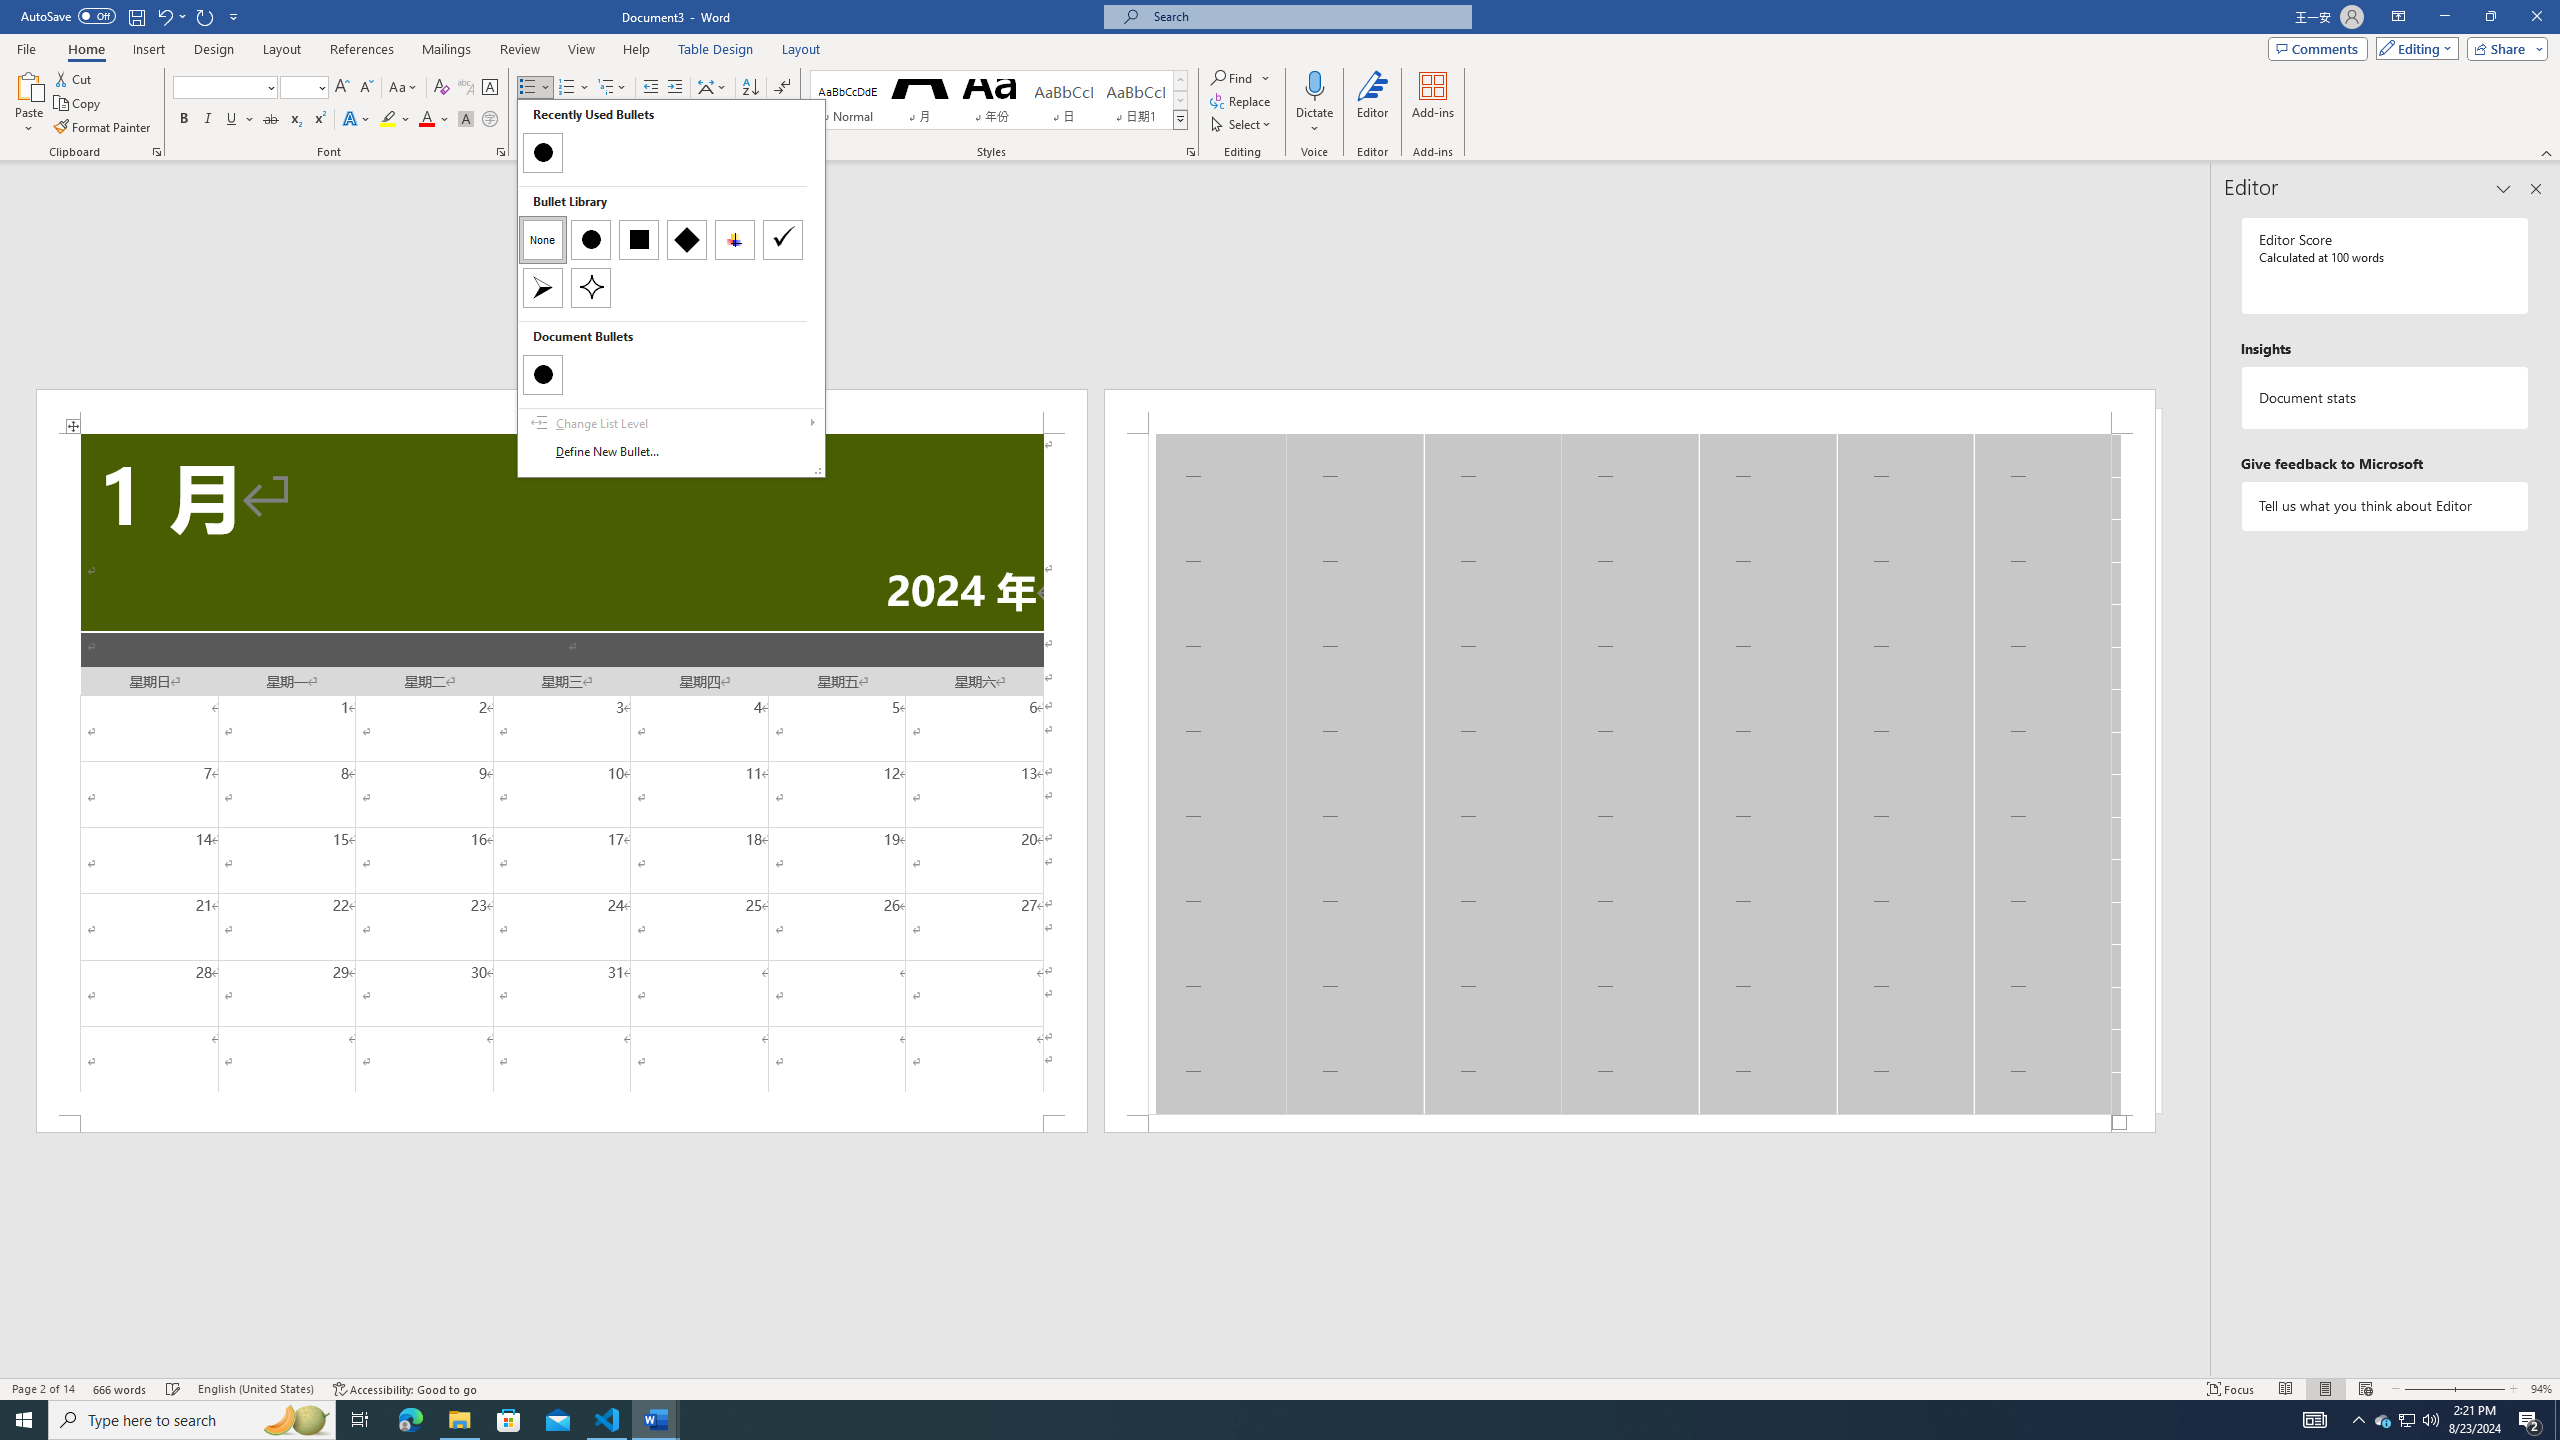  Describe the element at coordinates (458, 1418) in the screenshot. I see `'File Explorer - 1 running window'` at that location.